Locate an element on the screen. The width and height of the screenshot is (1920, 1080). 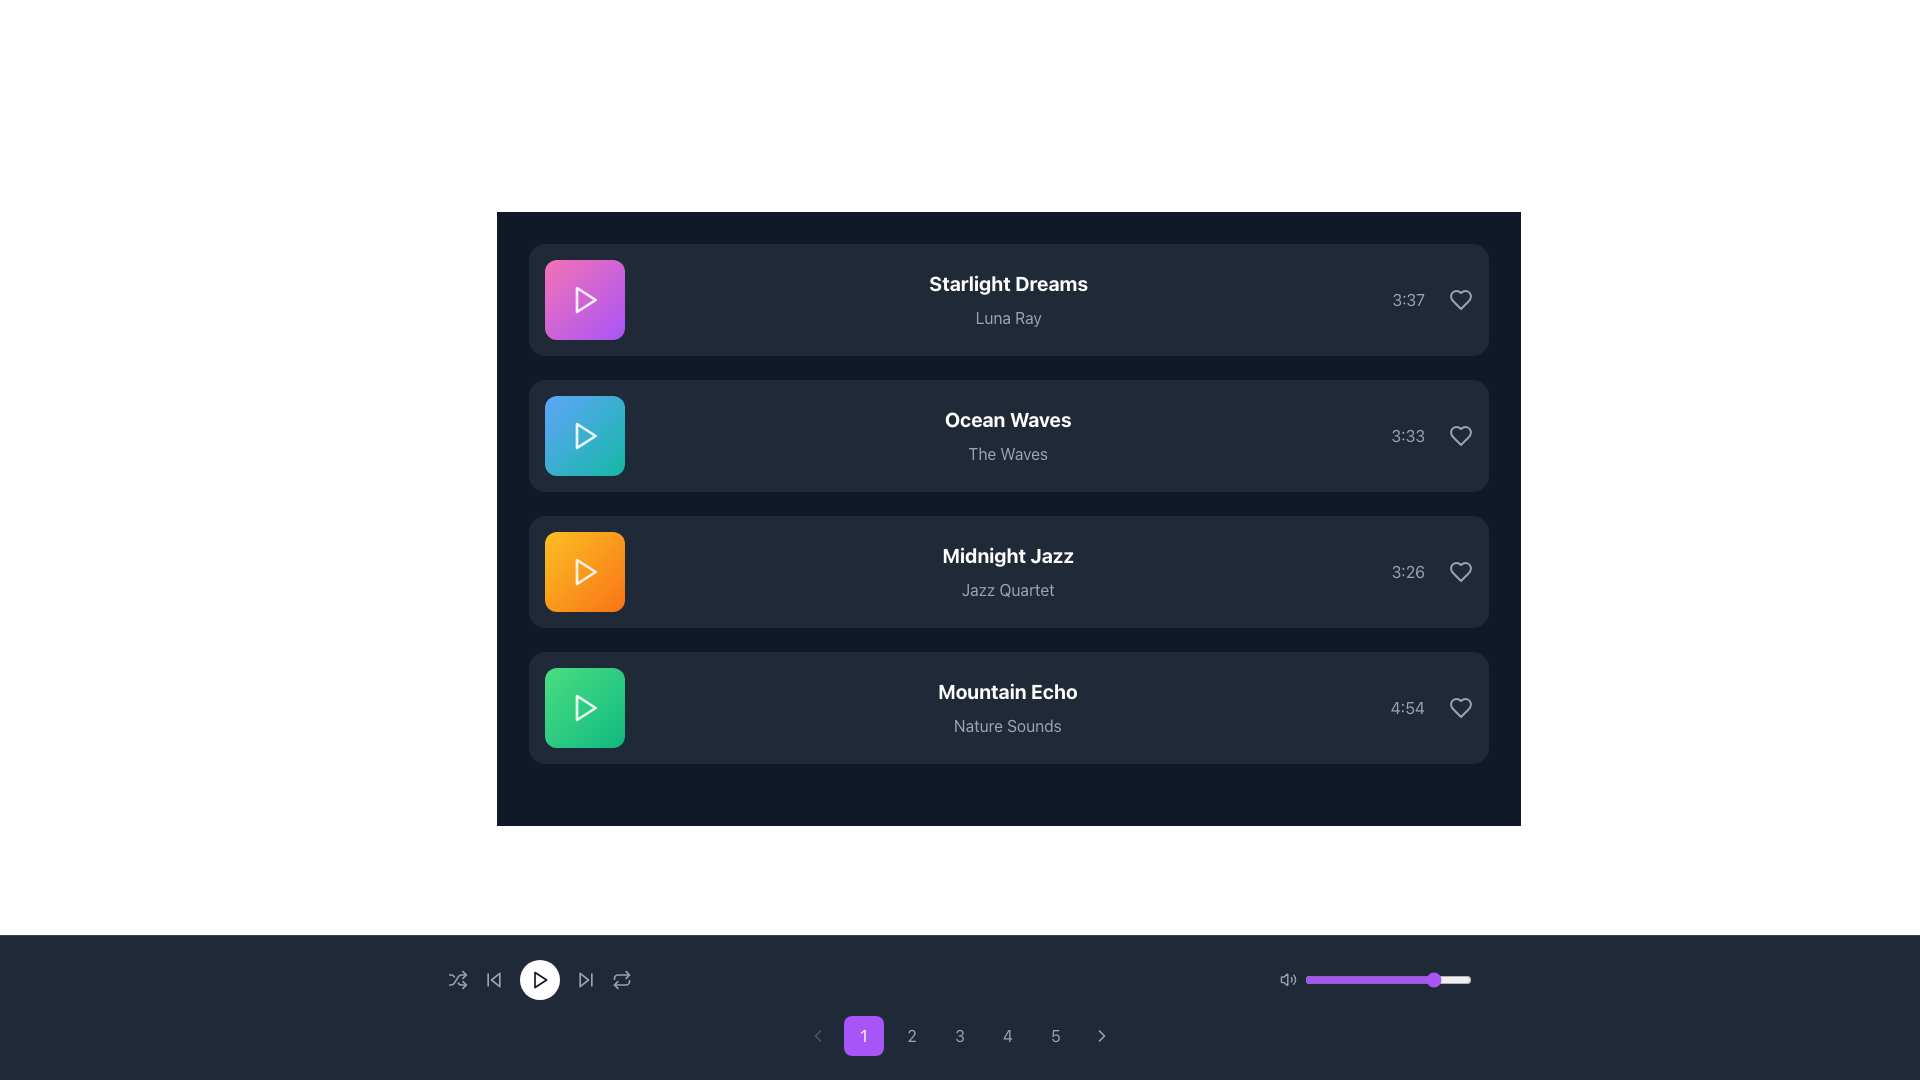
the rounded square button with a gradient background and a white play icon, located in the bottom-most row of the list, to navigate via keyboard is located at coordinates (584, 707).